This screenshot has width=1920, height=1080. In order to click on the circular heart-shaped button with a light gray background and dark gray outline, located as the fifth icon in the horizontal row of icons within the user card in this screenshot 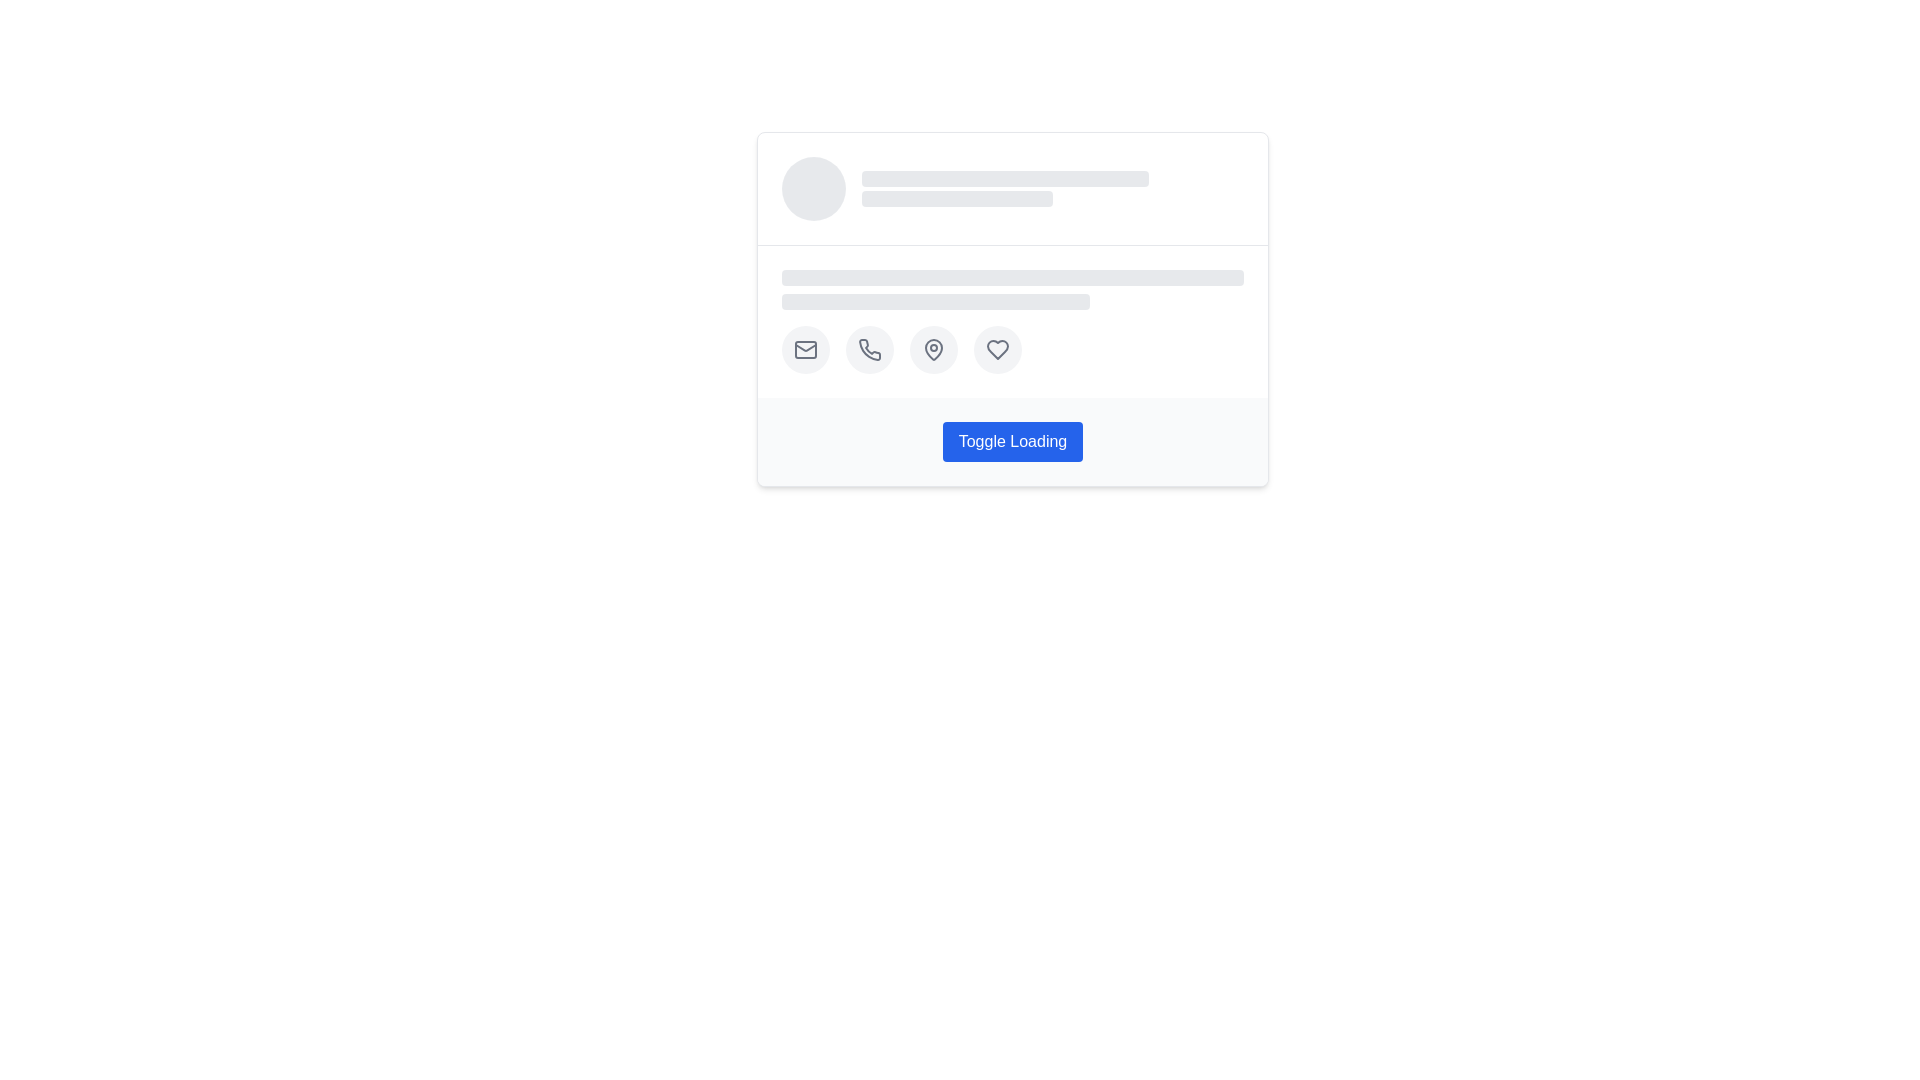, I will do `click(998, 349)`.